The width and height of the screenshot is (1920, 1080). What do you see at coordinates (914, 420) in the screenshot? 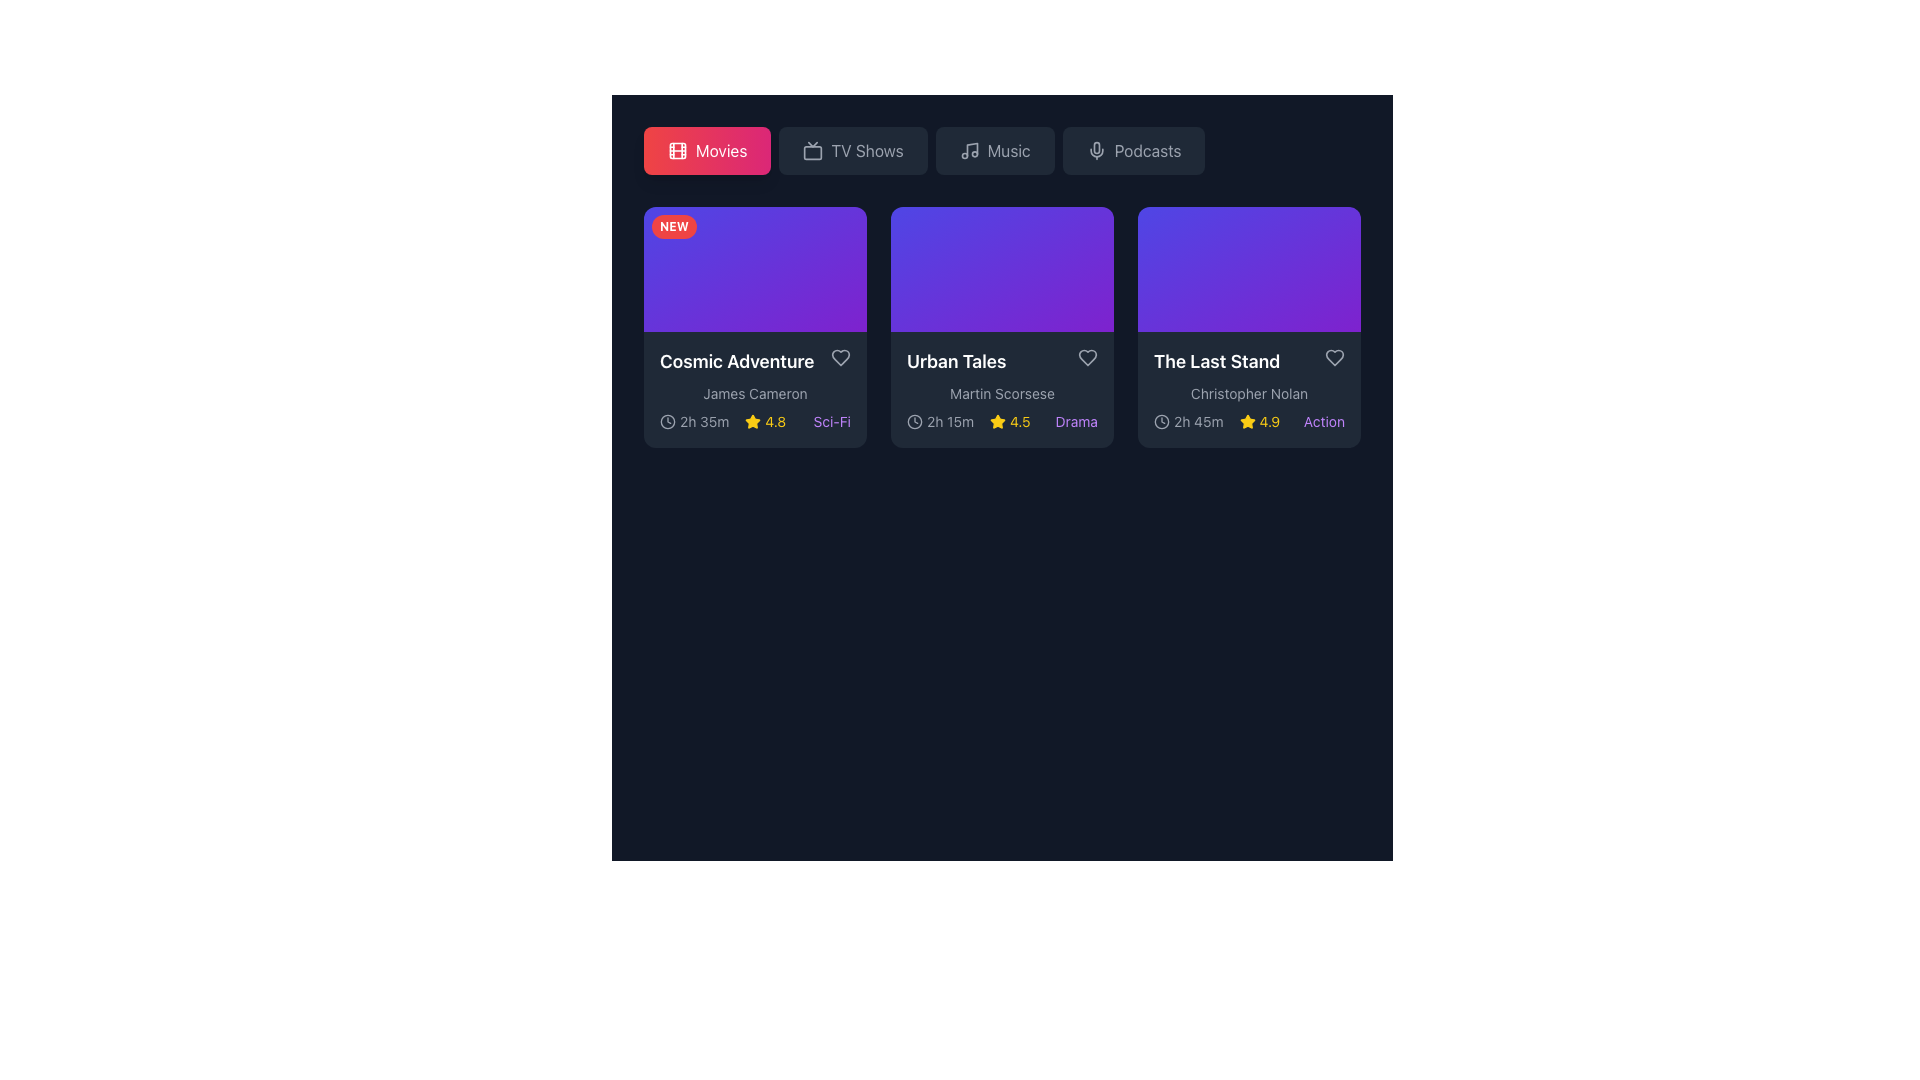
I see `the circular clock icon within the SVG graphic located on the 'Urban Tales' card, positioned near the bottom section next to the card details` at bounding box center [914, 420].